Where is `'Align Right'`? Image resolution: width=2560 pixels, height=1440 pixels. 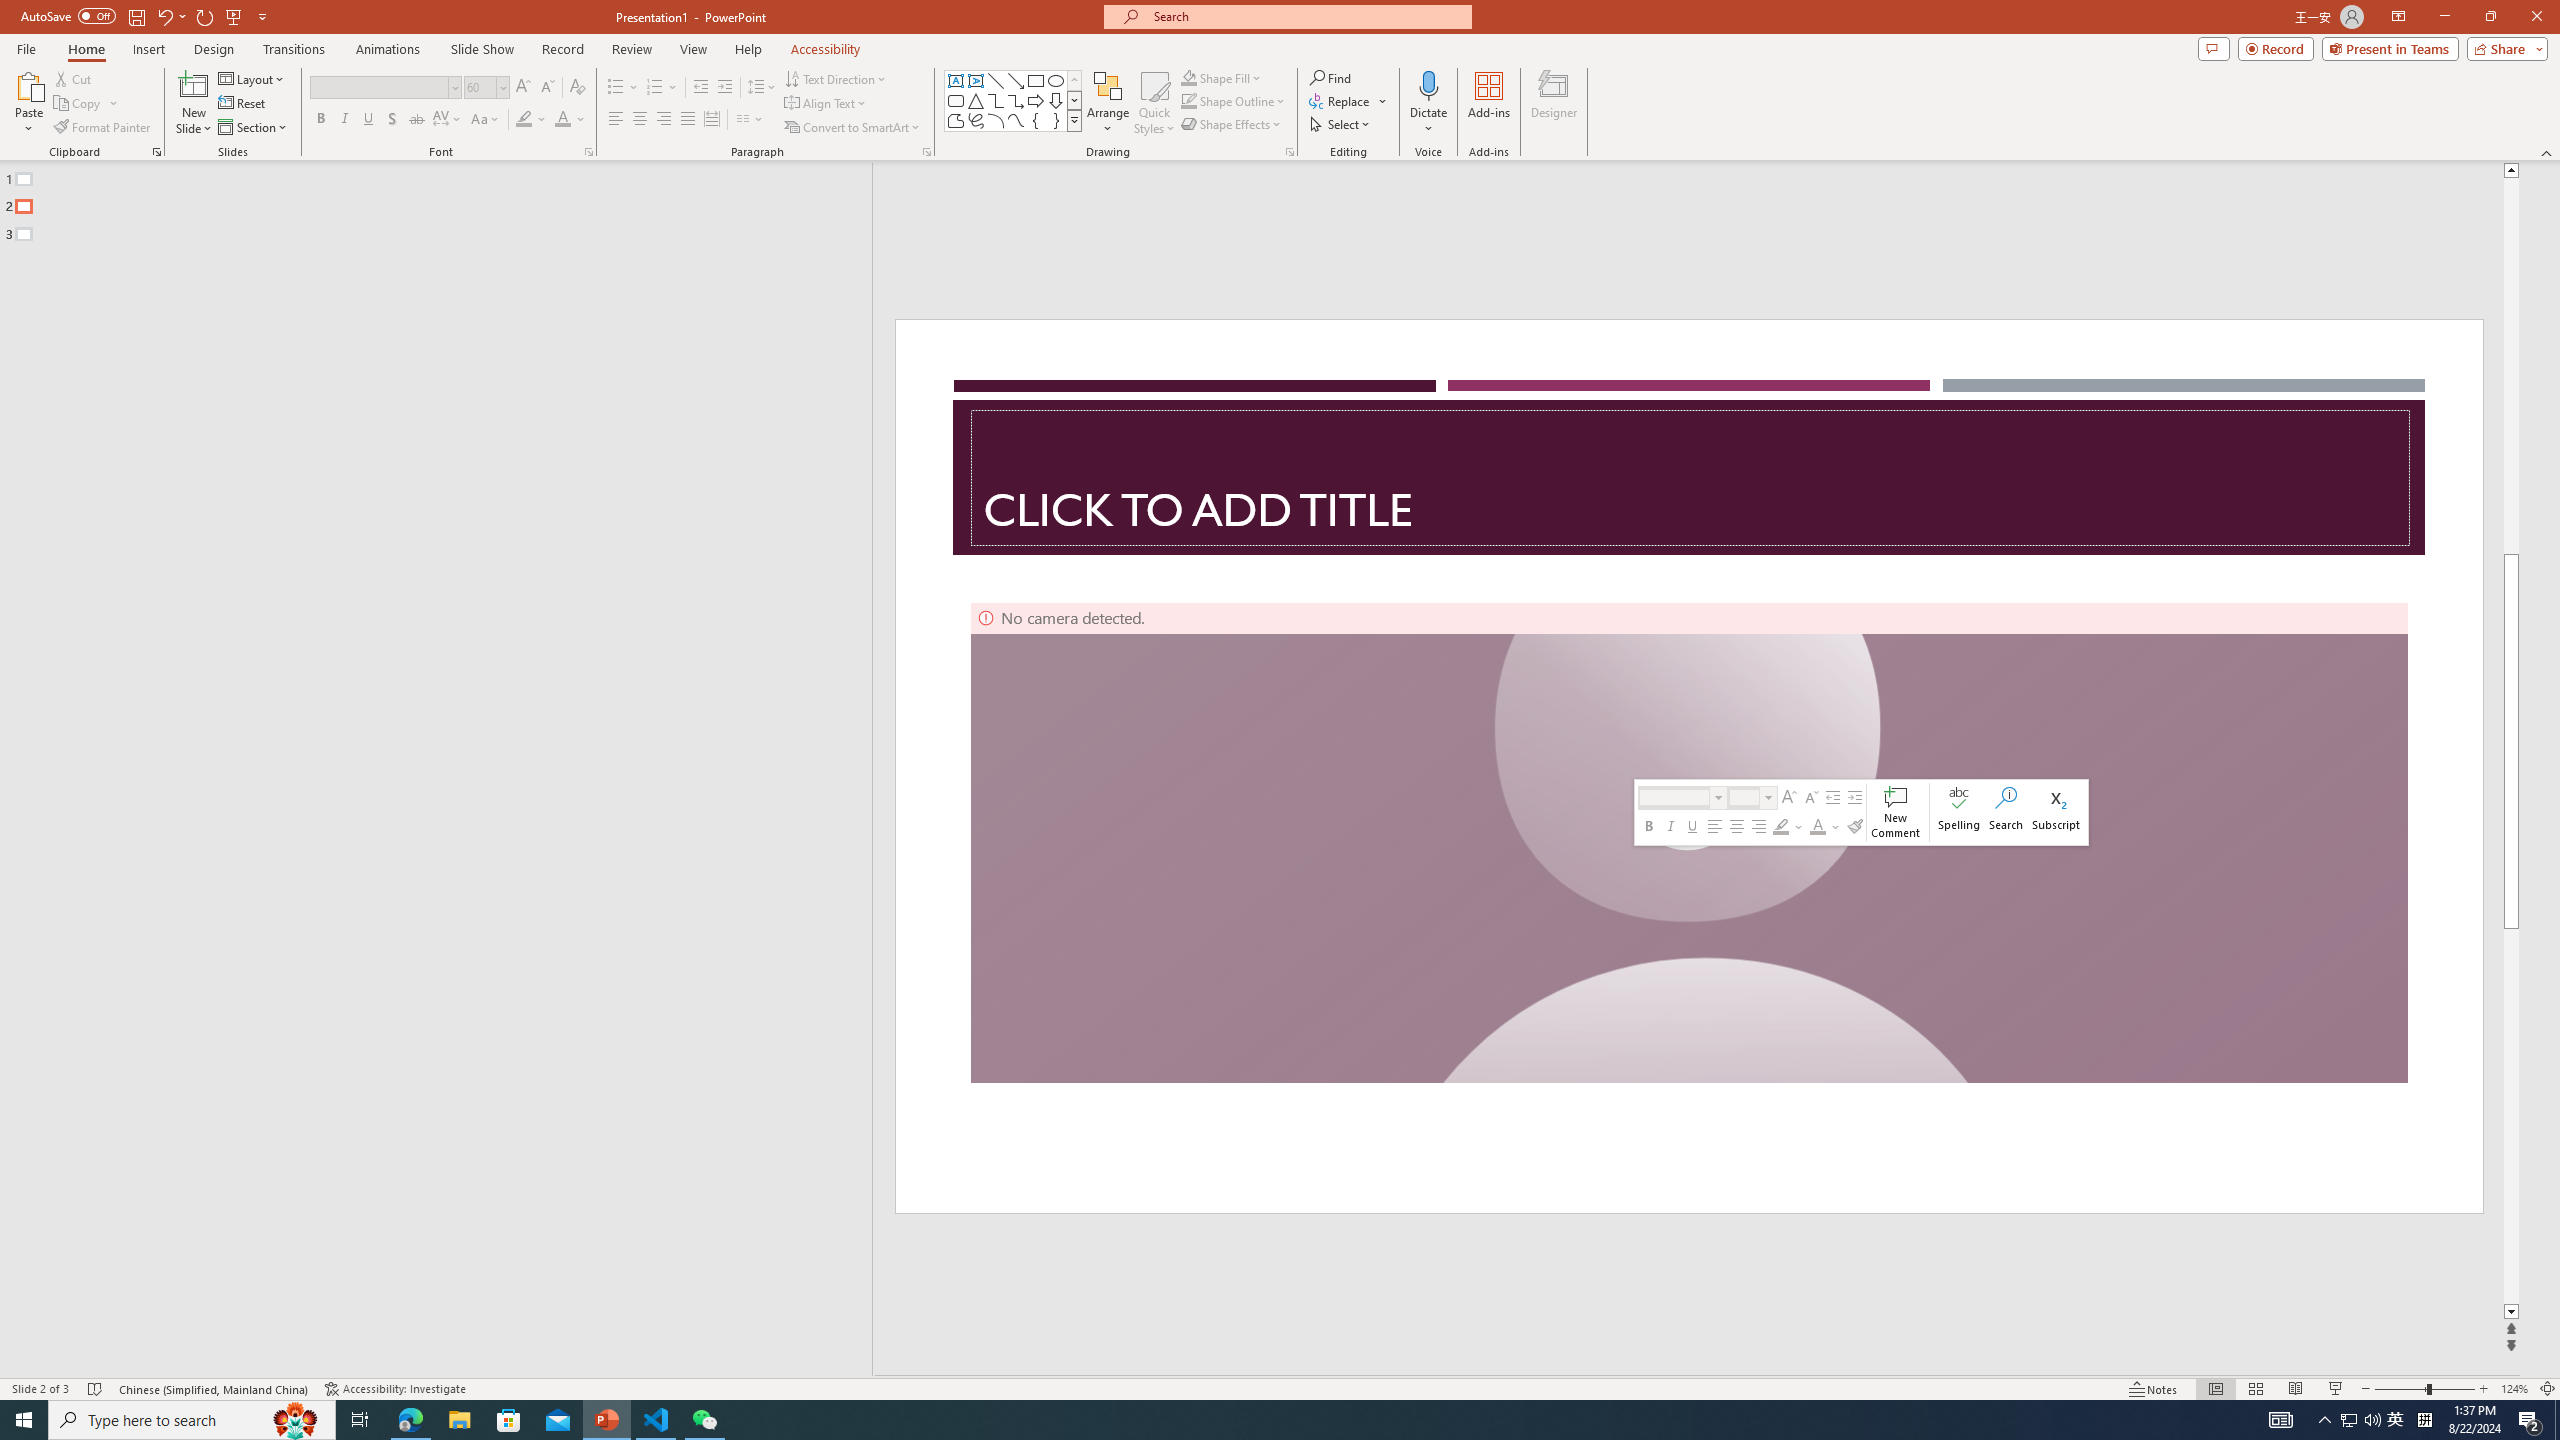 'Align Right' is located at coordinates (664, 118).